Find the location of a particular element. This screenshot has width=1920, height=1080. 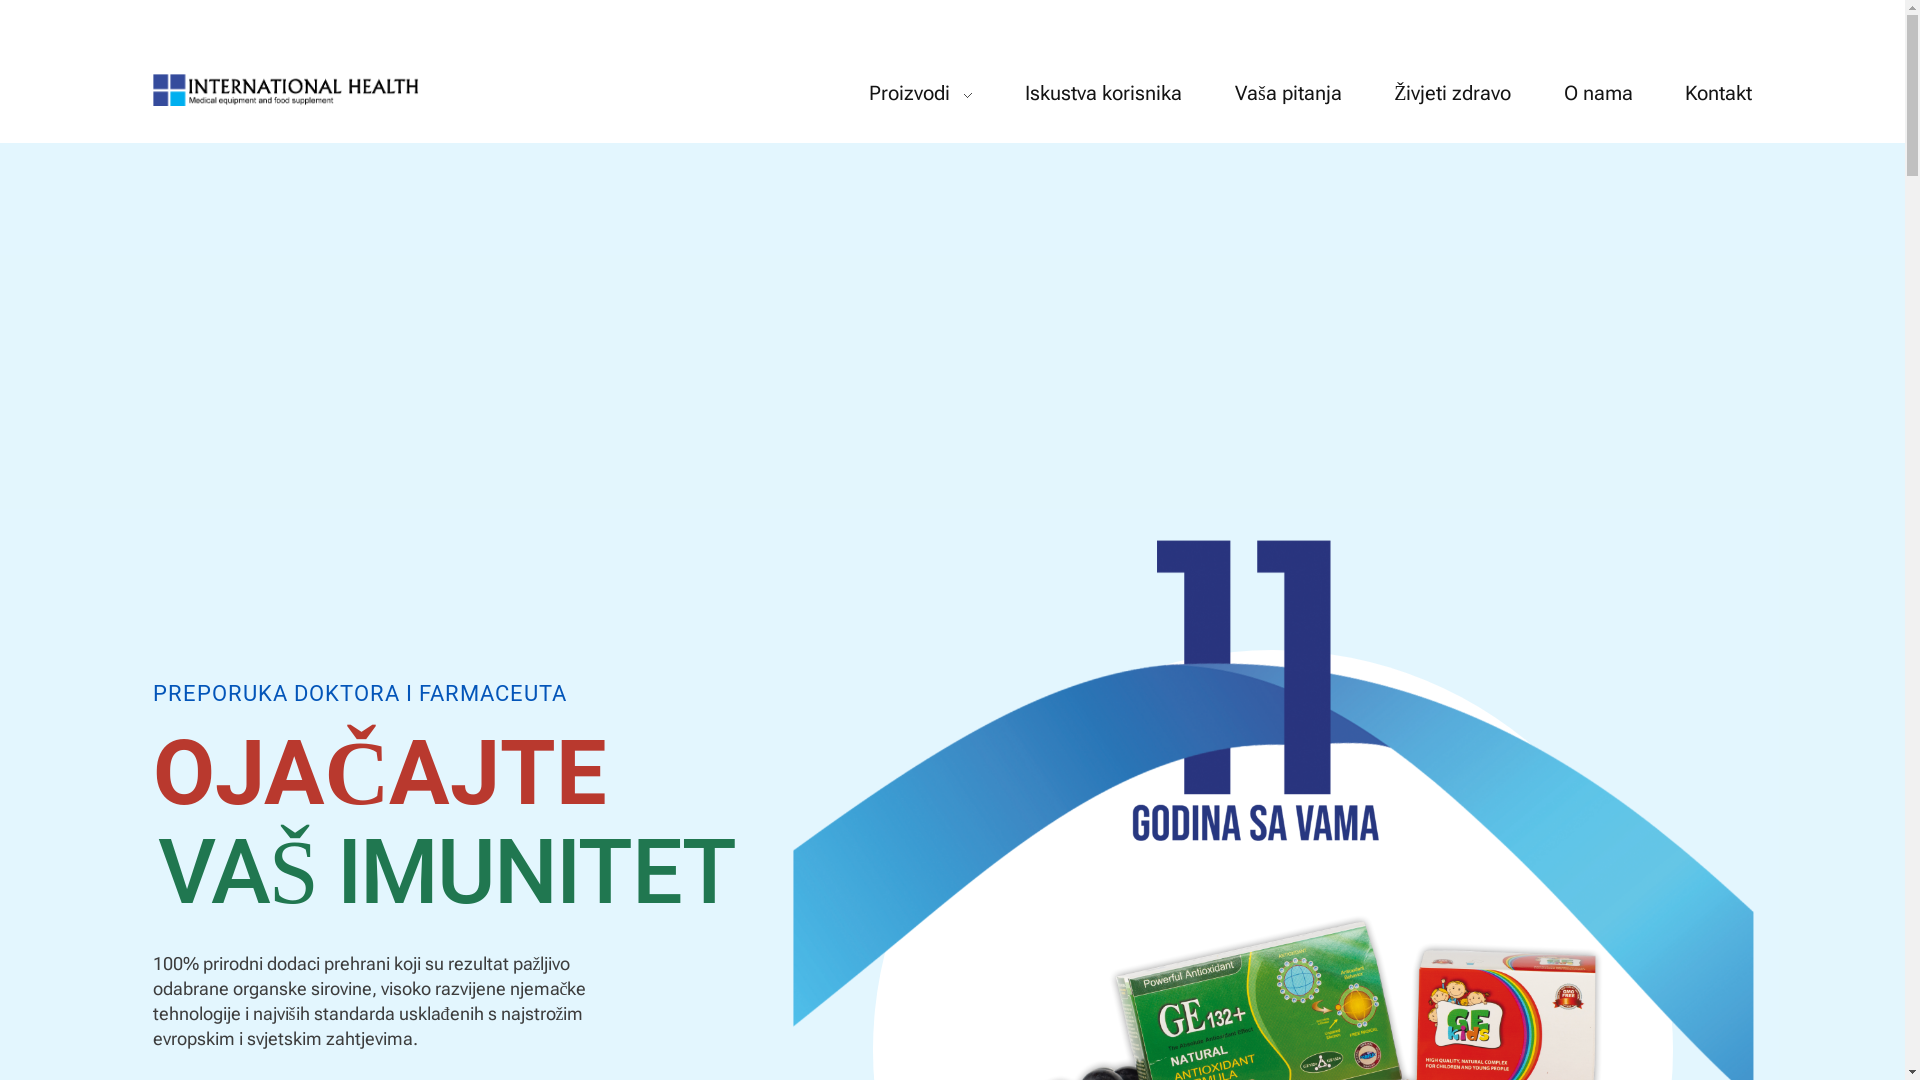

'Iskustva korisnika' is located at coordinates (1103, 92).